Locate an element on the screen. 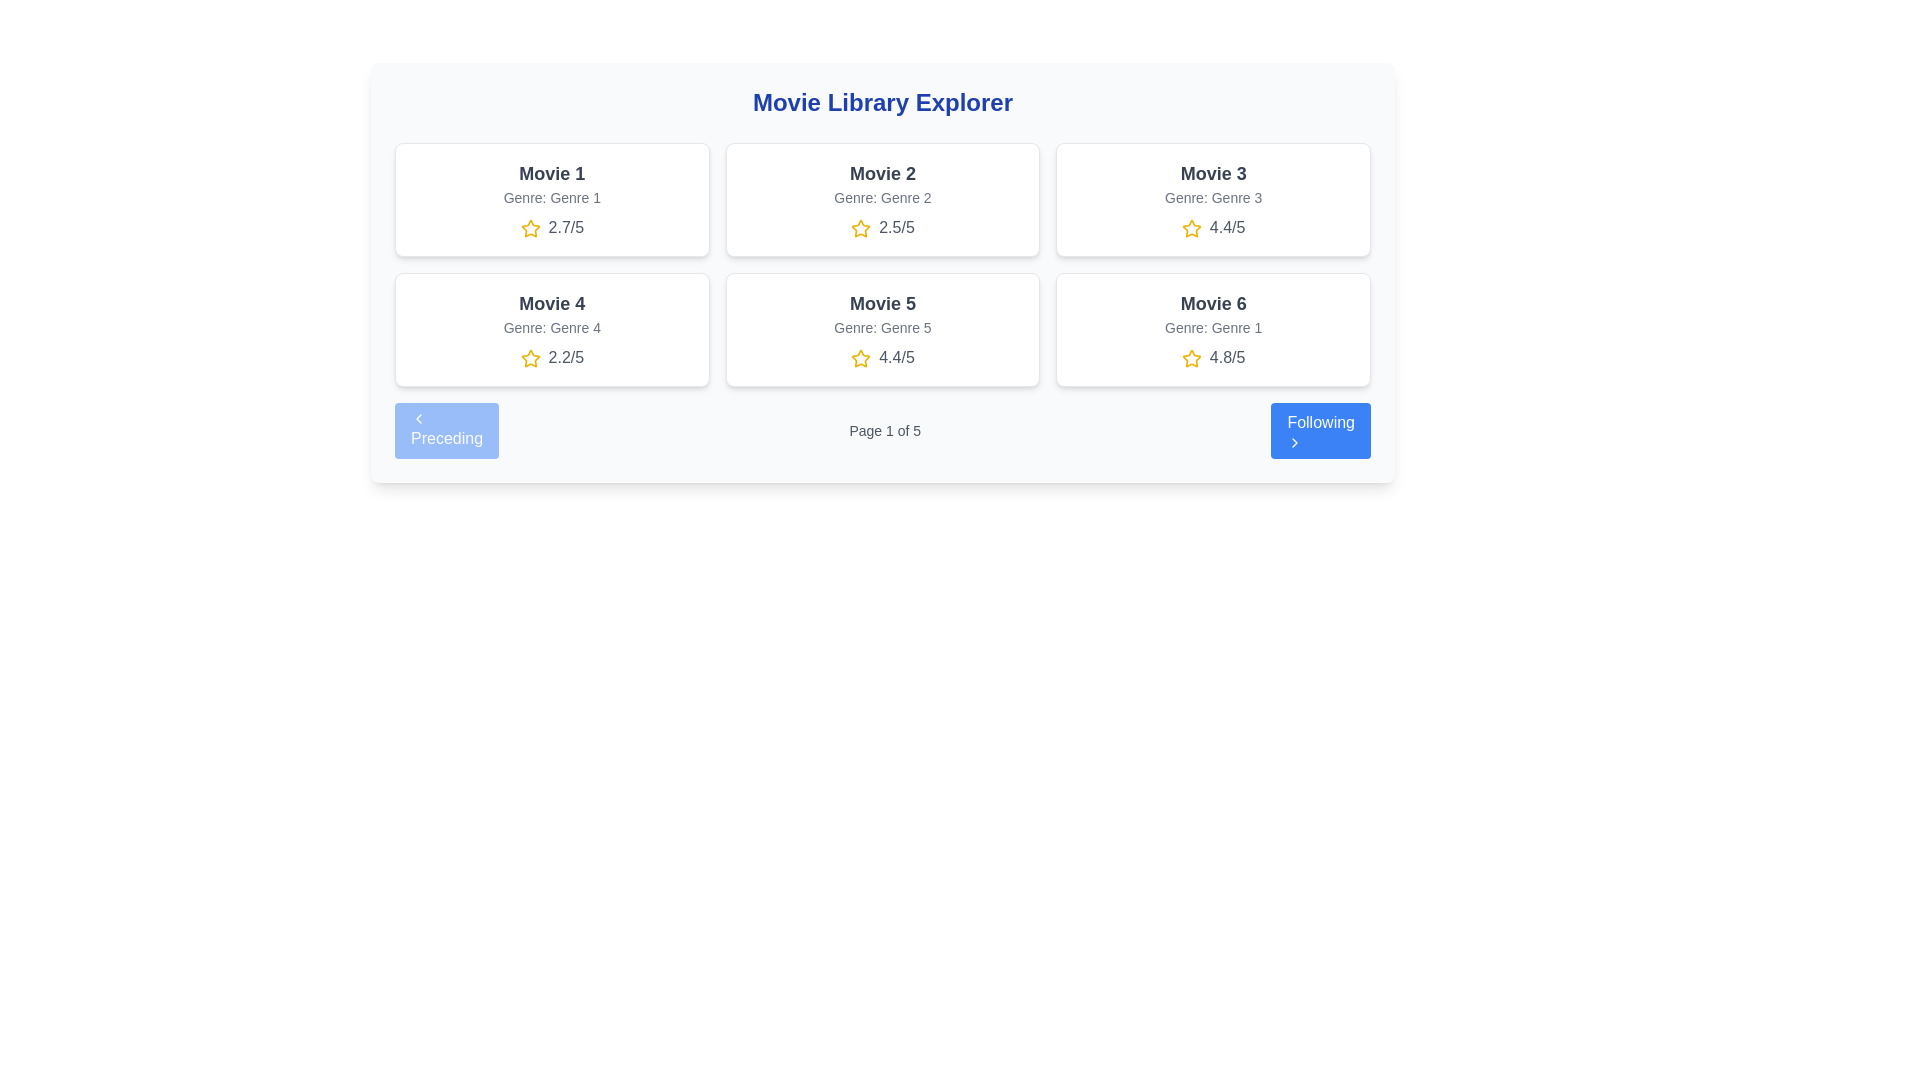  the right-pointing chevron icon located near the right side of the 'Following' button's text, indicating navigation to another page or detailed view is located at coordinates (1295, 442).